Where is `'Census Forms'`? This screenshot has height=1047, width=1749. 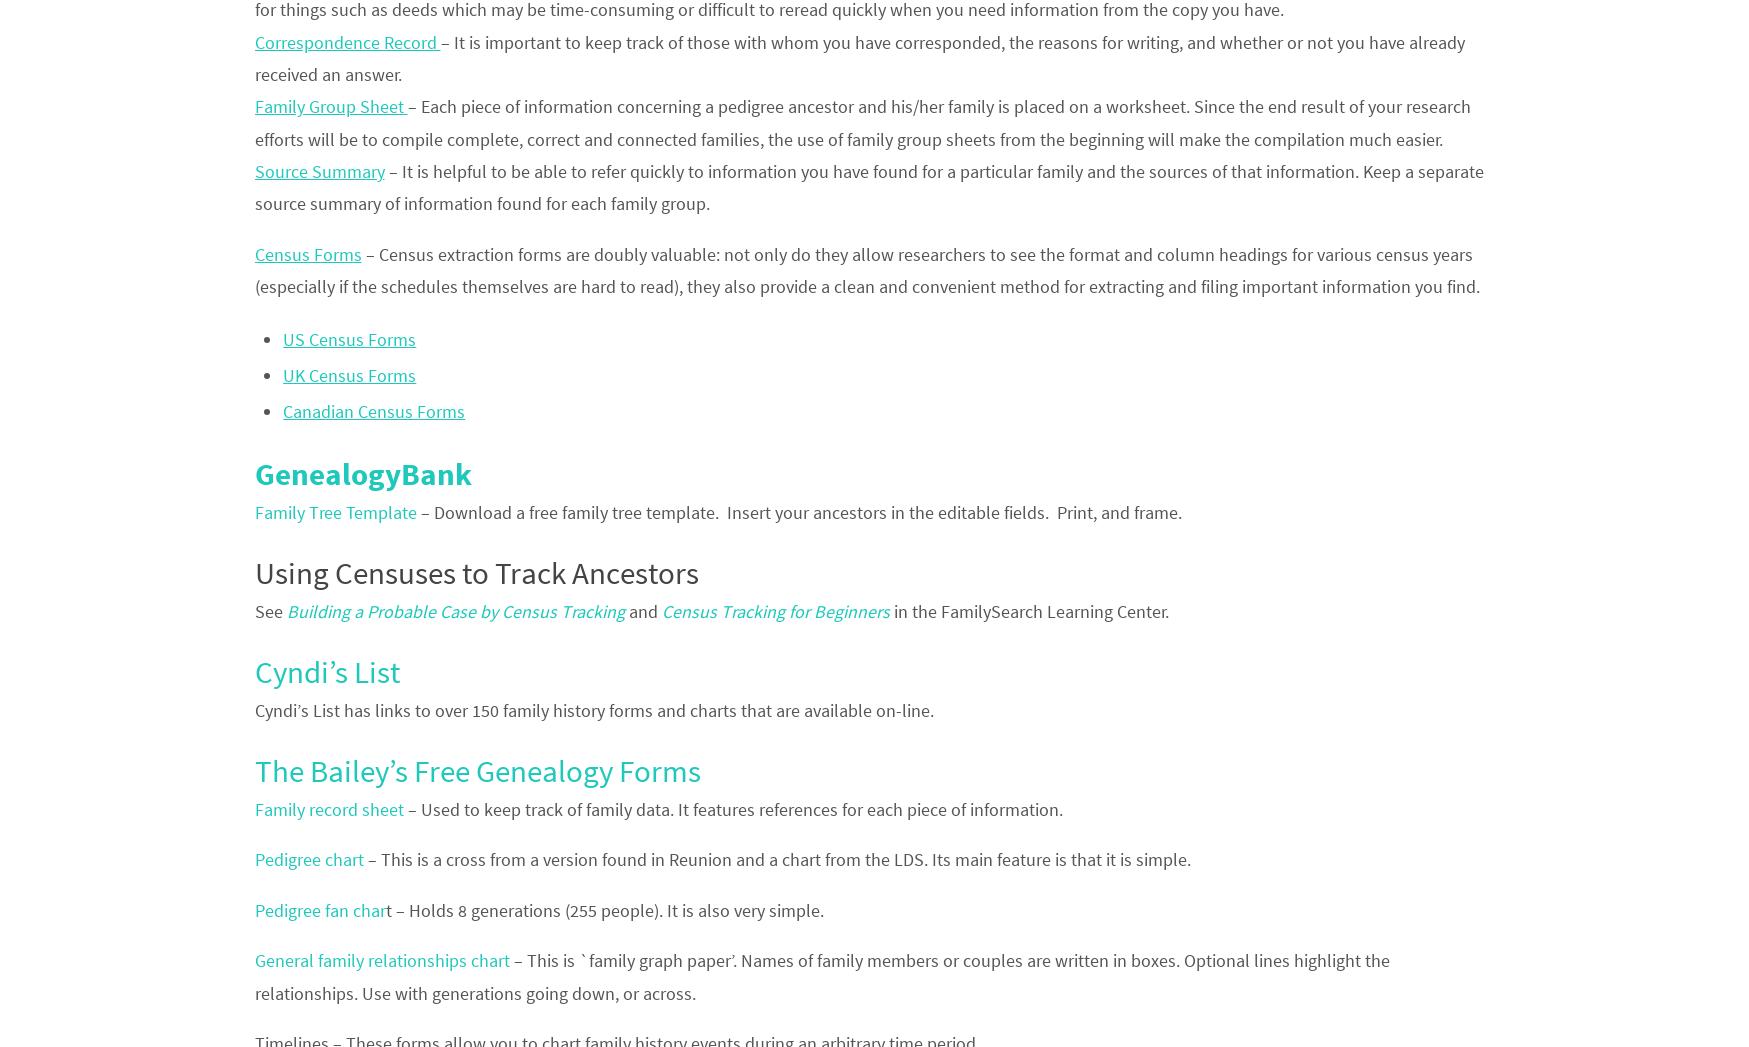
'Census Forms' is located at coordinates (306, 253).